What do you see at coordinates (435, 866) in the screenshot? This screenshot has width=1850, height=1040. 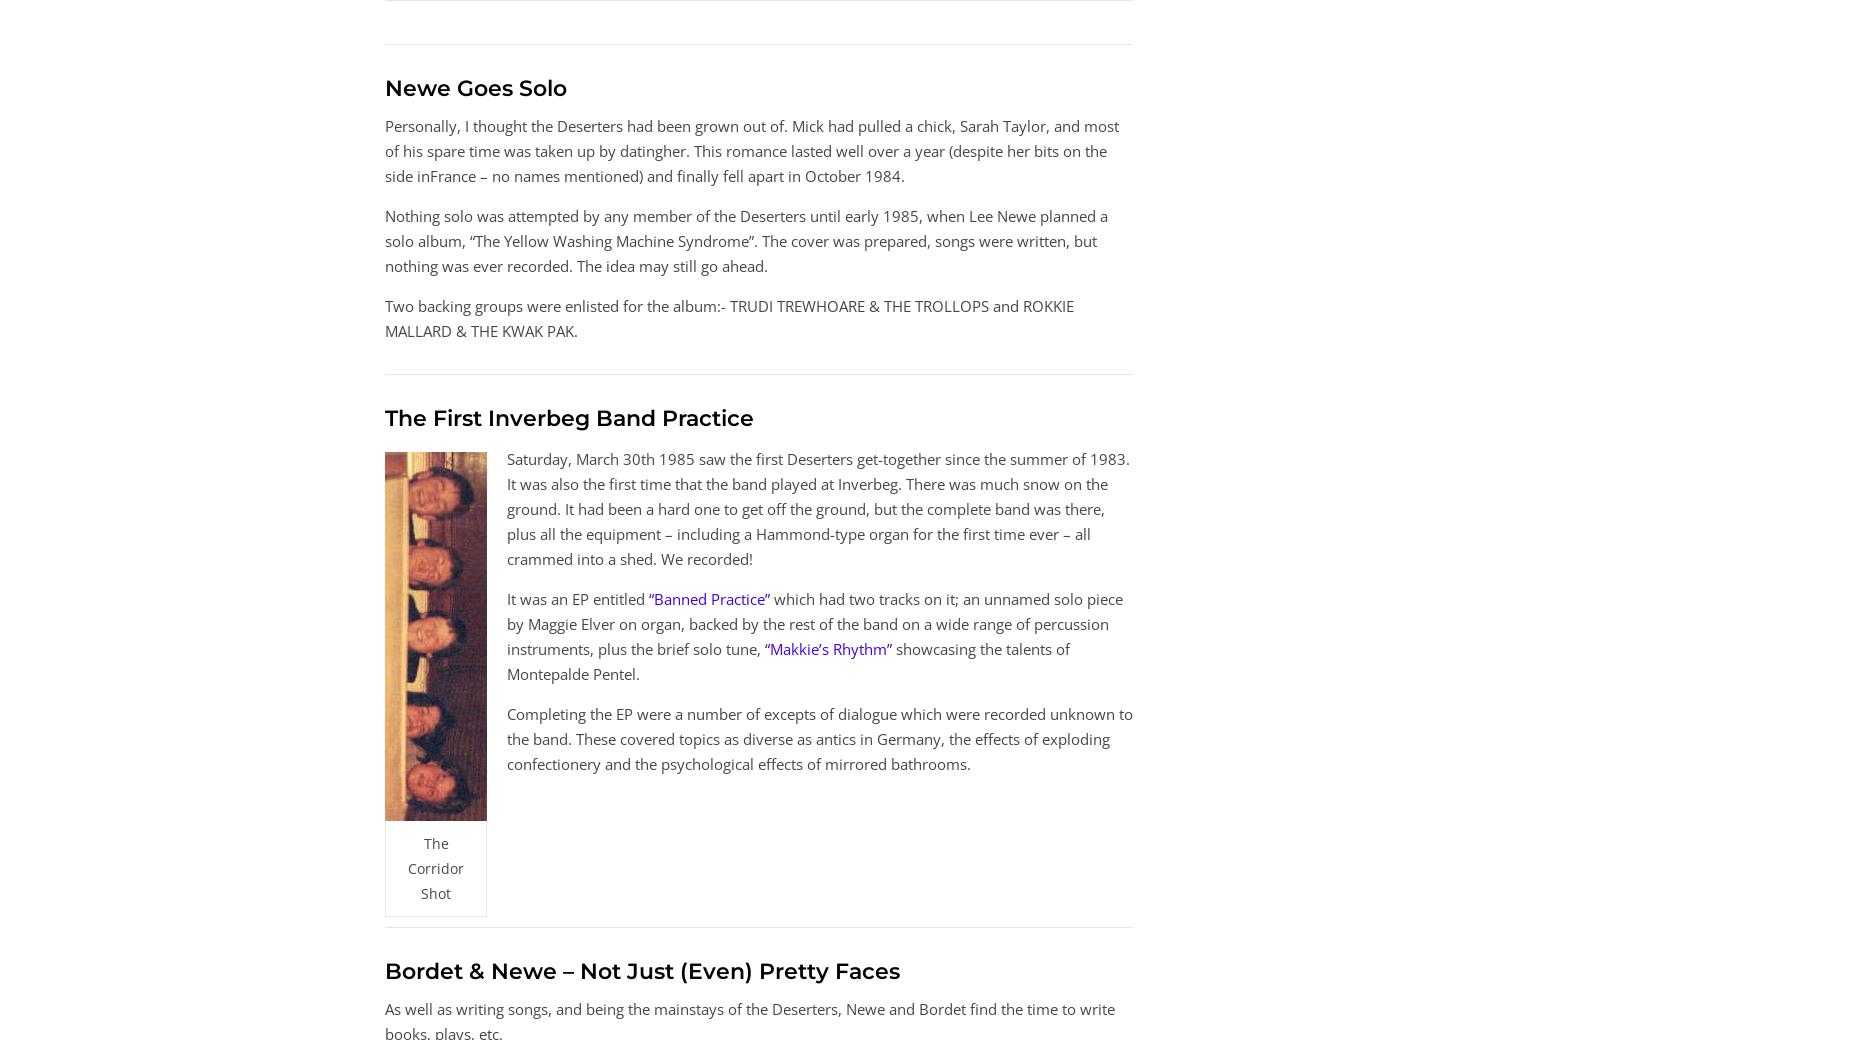 I see `'The Corridor Shot'` at bounding box center [435, 866].